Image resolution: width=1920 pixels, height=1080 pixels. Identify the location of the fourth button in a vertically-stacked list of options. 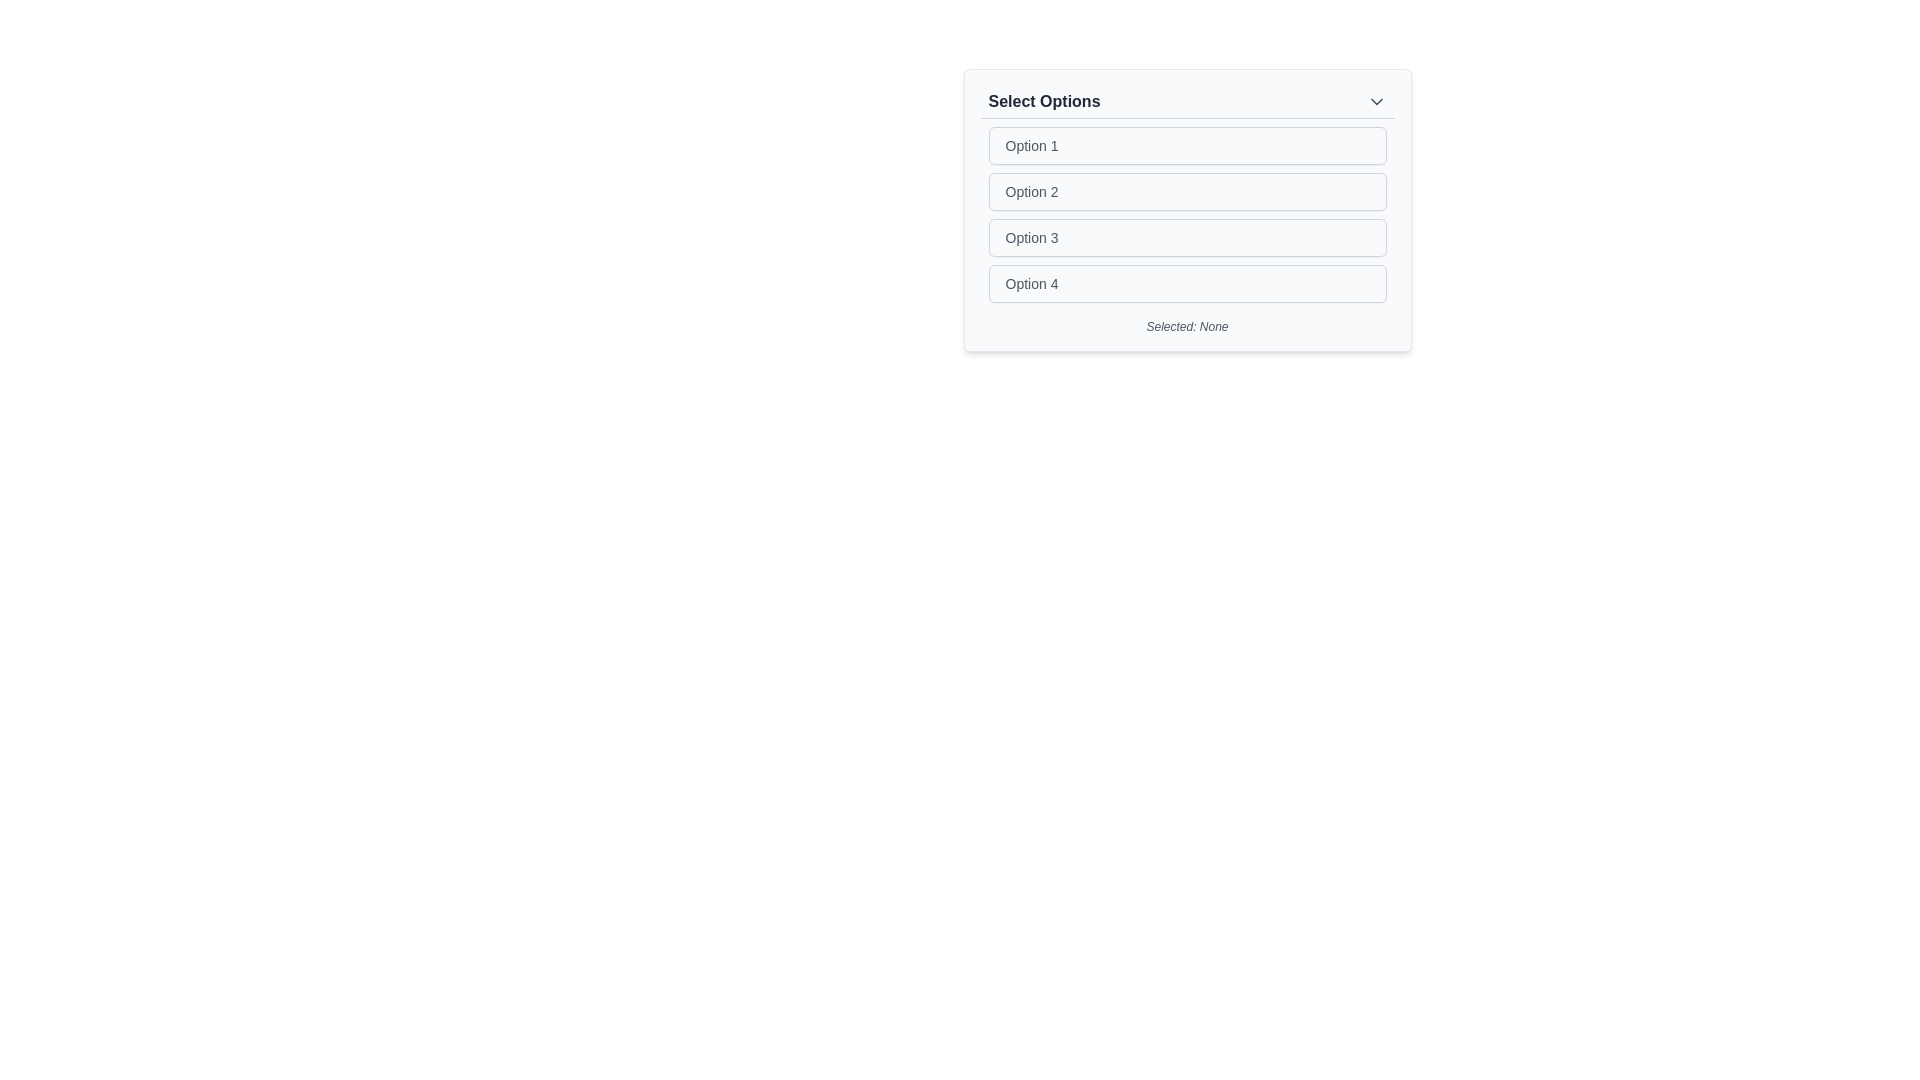
(1187, 284).